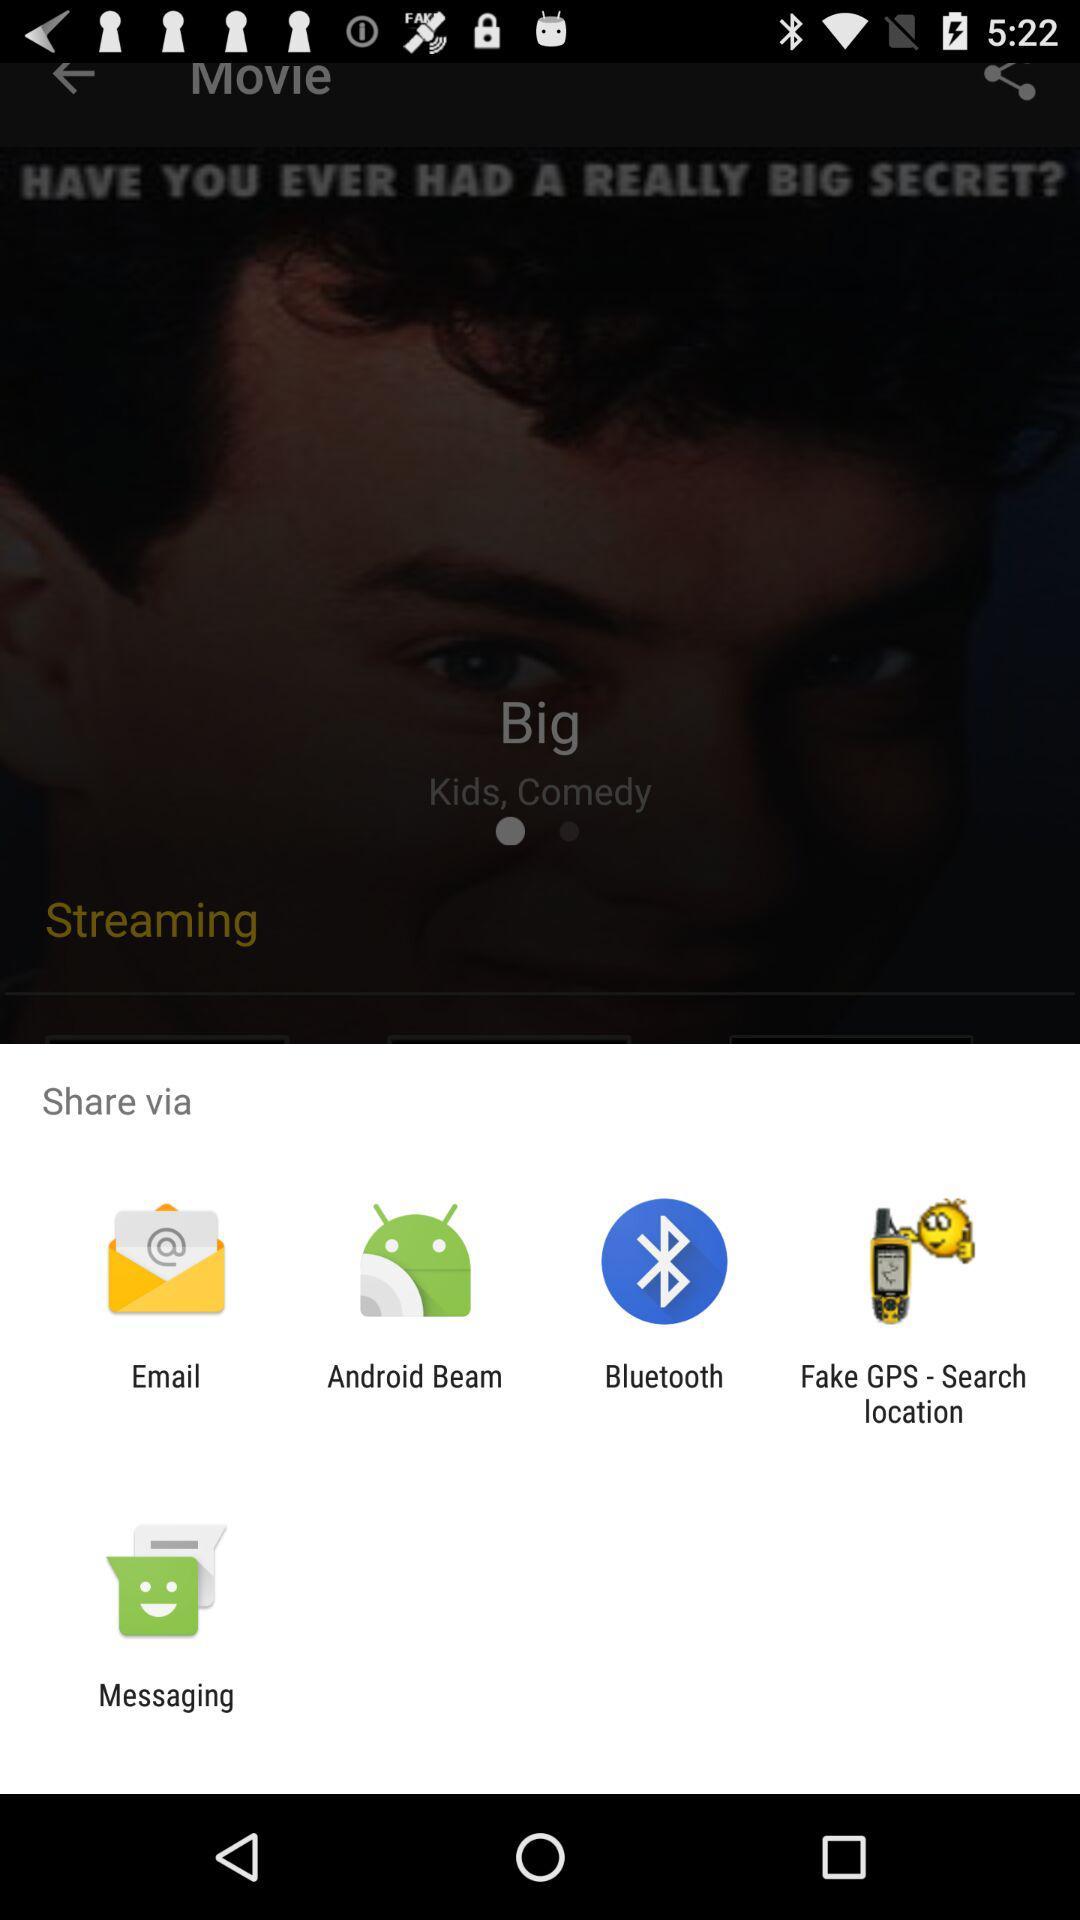  I want to click on the android beam icon, so click(414, 1392).